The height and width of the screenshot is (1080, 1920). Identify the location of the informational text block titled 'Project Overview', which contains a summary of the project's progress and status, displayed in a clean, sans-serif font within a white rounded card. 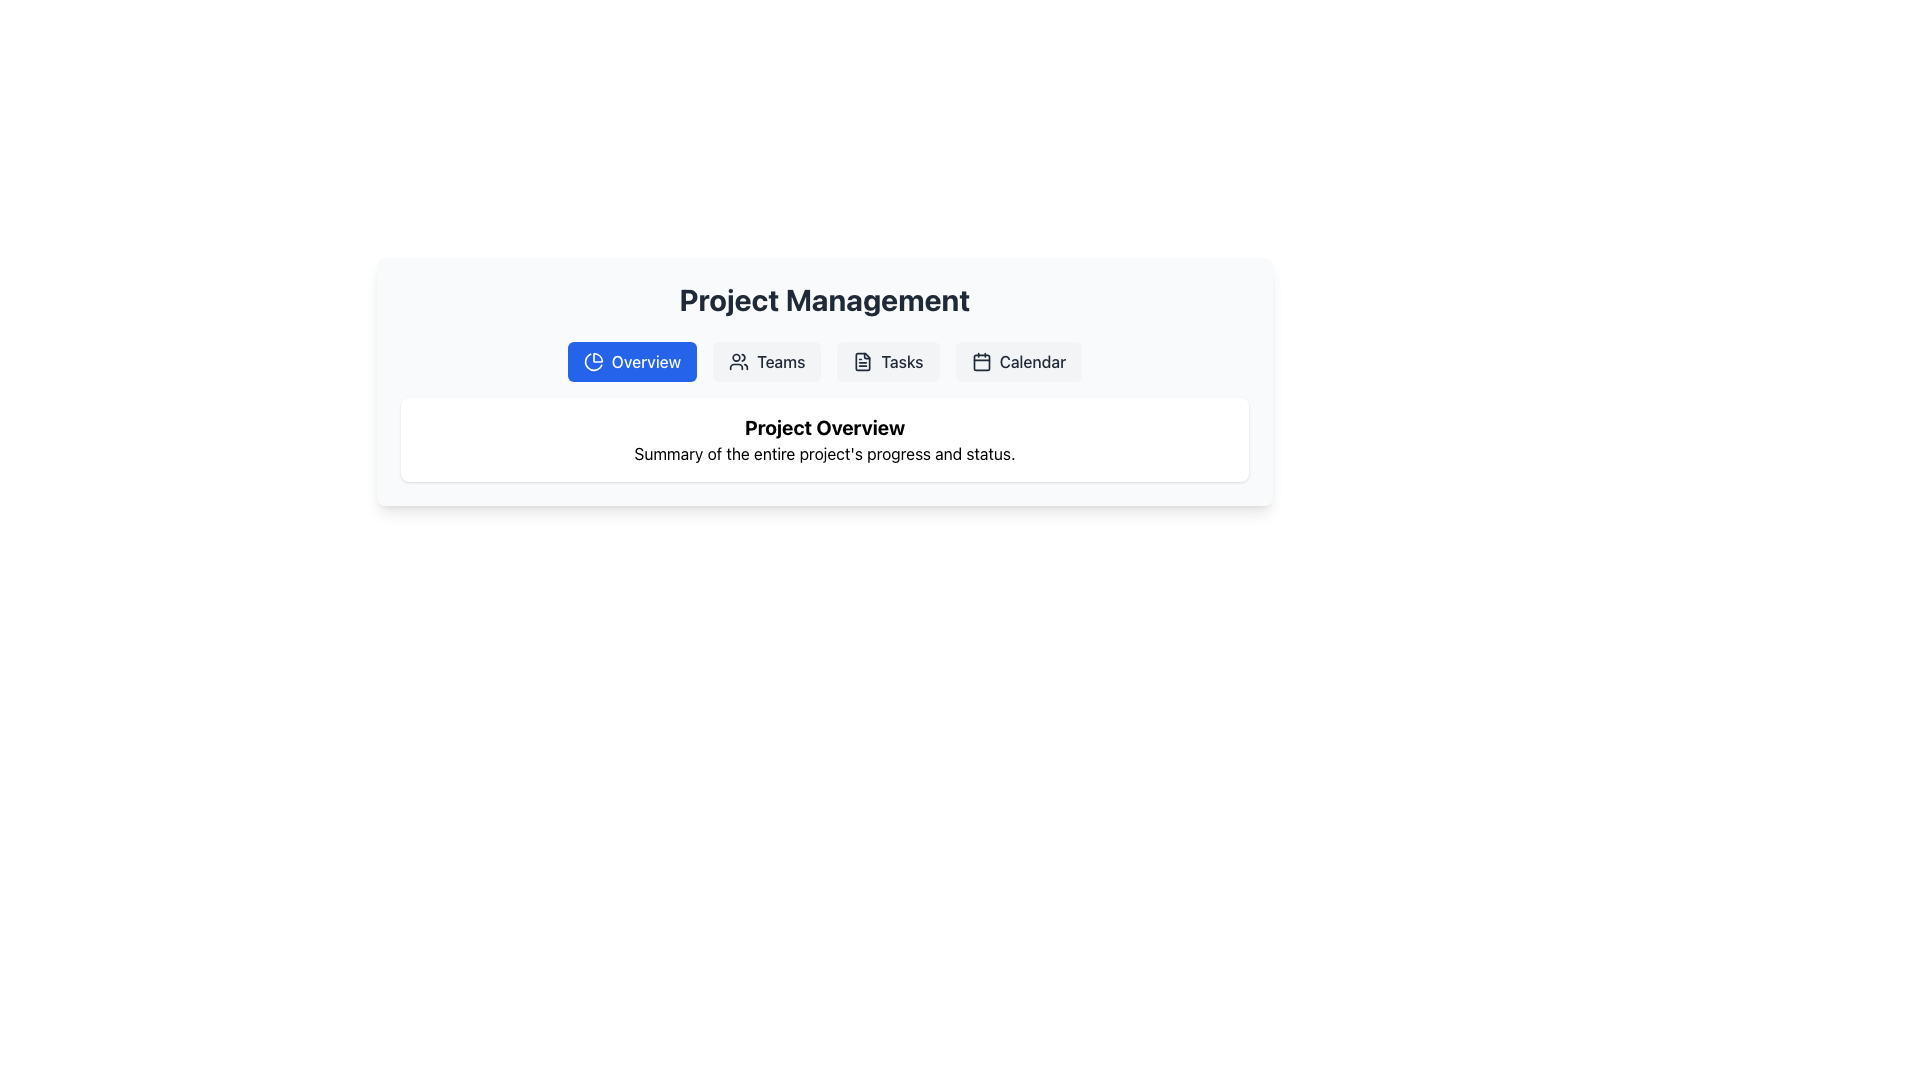
(825, 438).